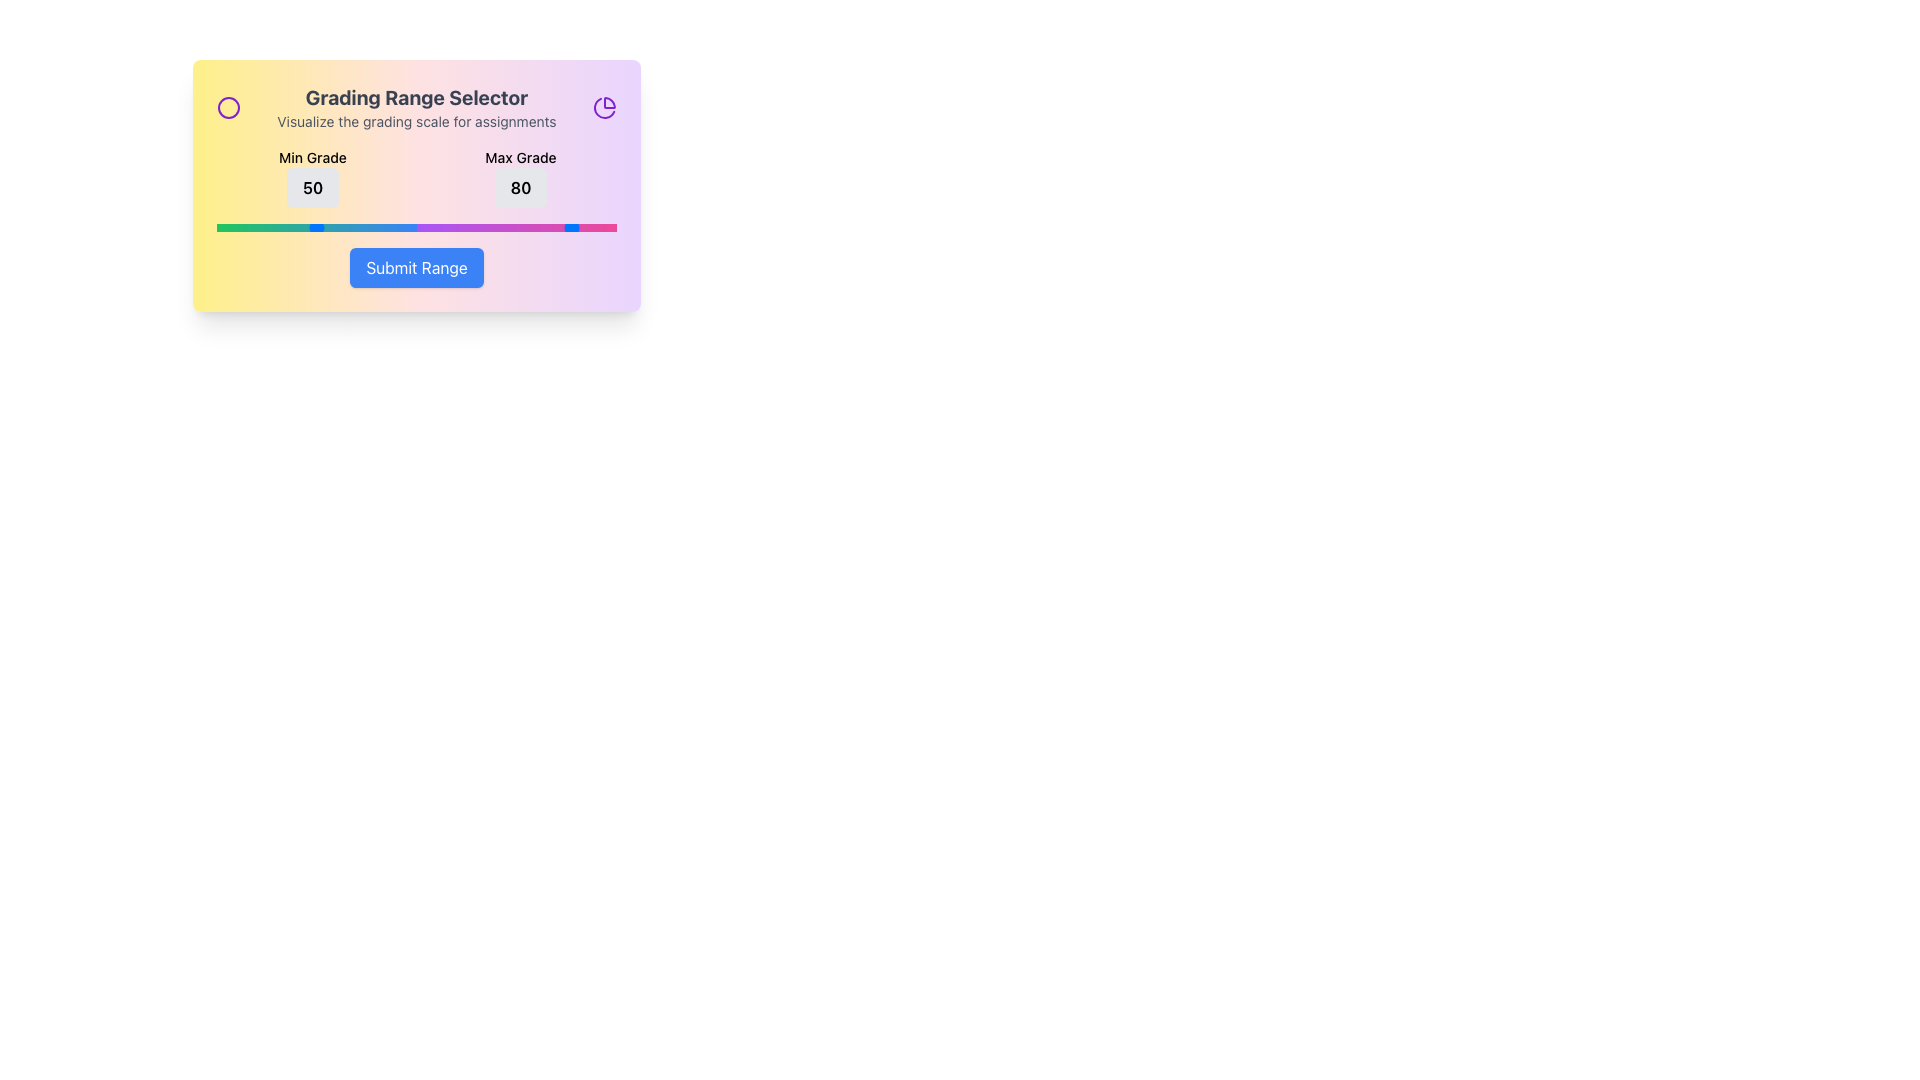  I want to click on the 'Max Grade' label which displays '80' in bold text, located on the right side of the 'Min Grade' component, so click(521, 176).